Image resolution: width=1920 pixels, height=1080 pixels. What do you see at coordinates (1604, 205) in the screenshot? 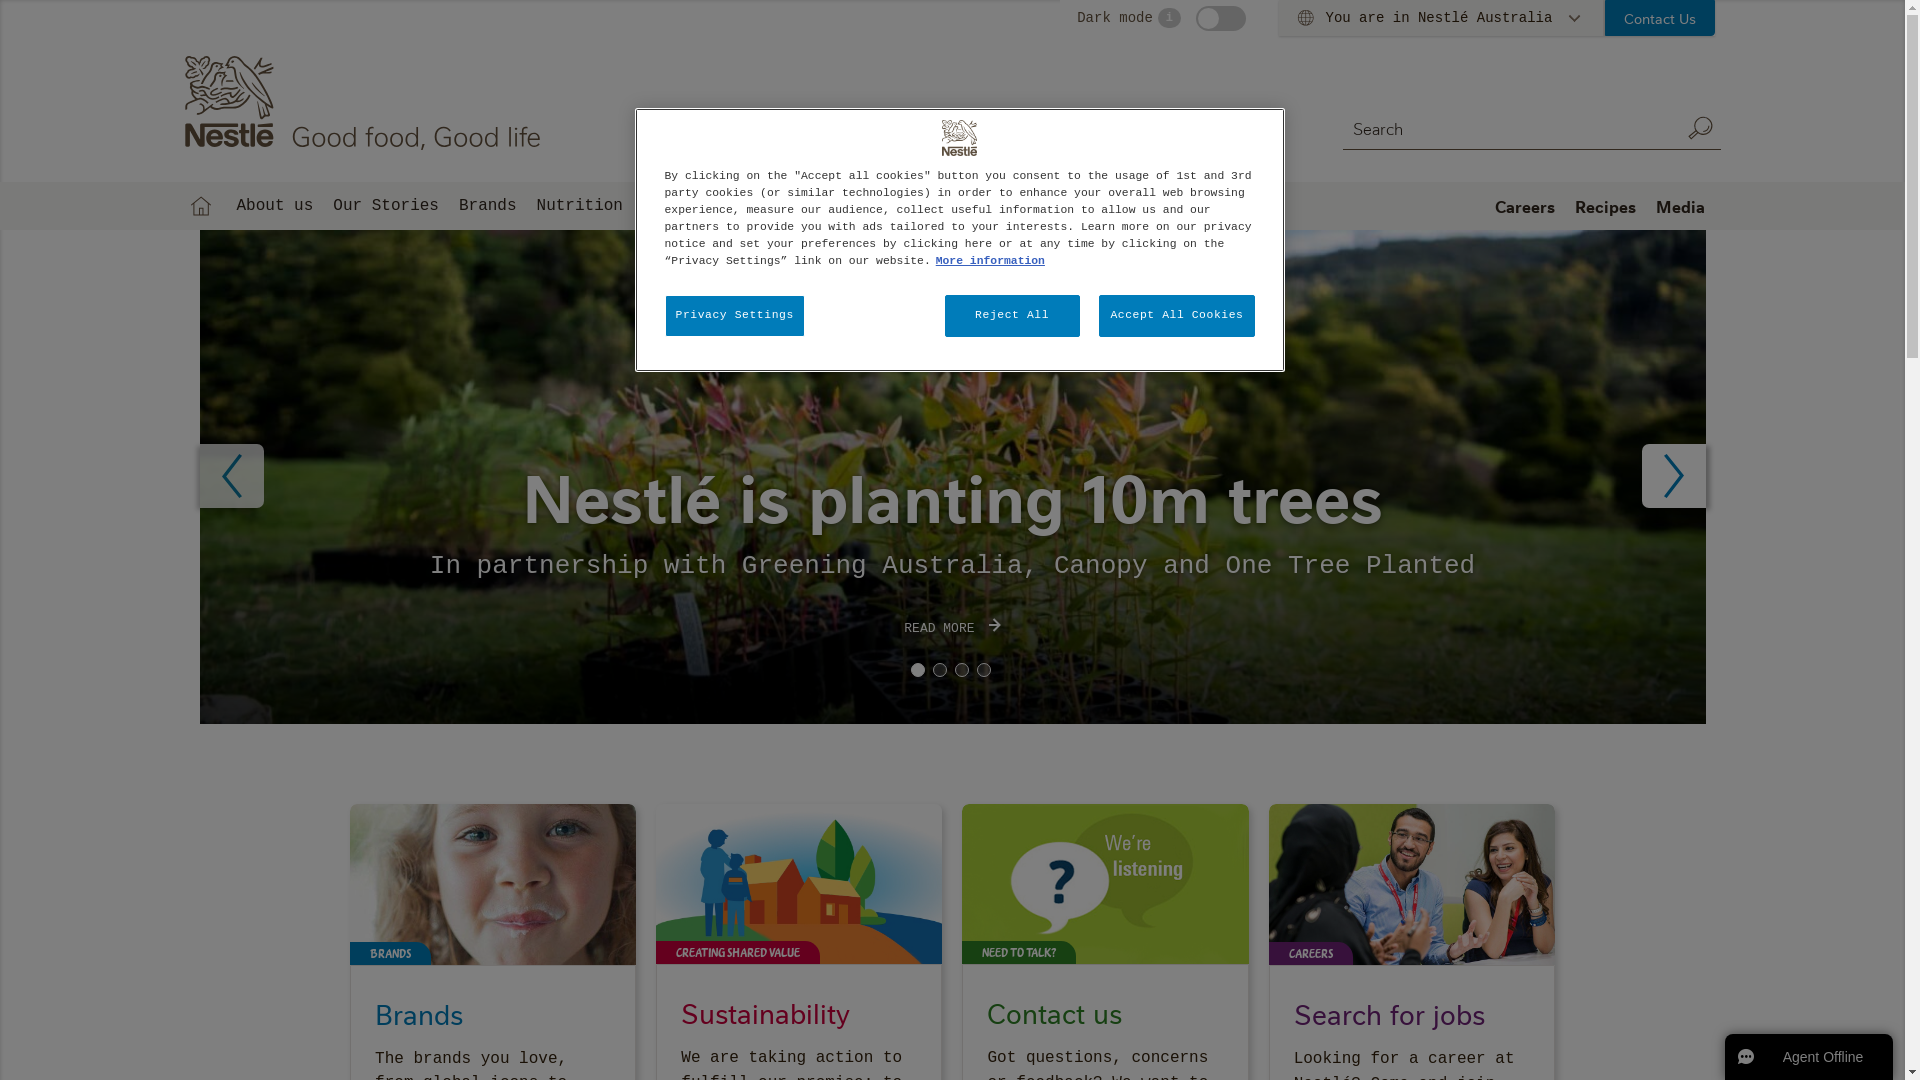
I see `'Recipes'` at bounding box center [1604, 205].